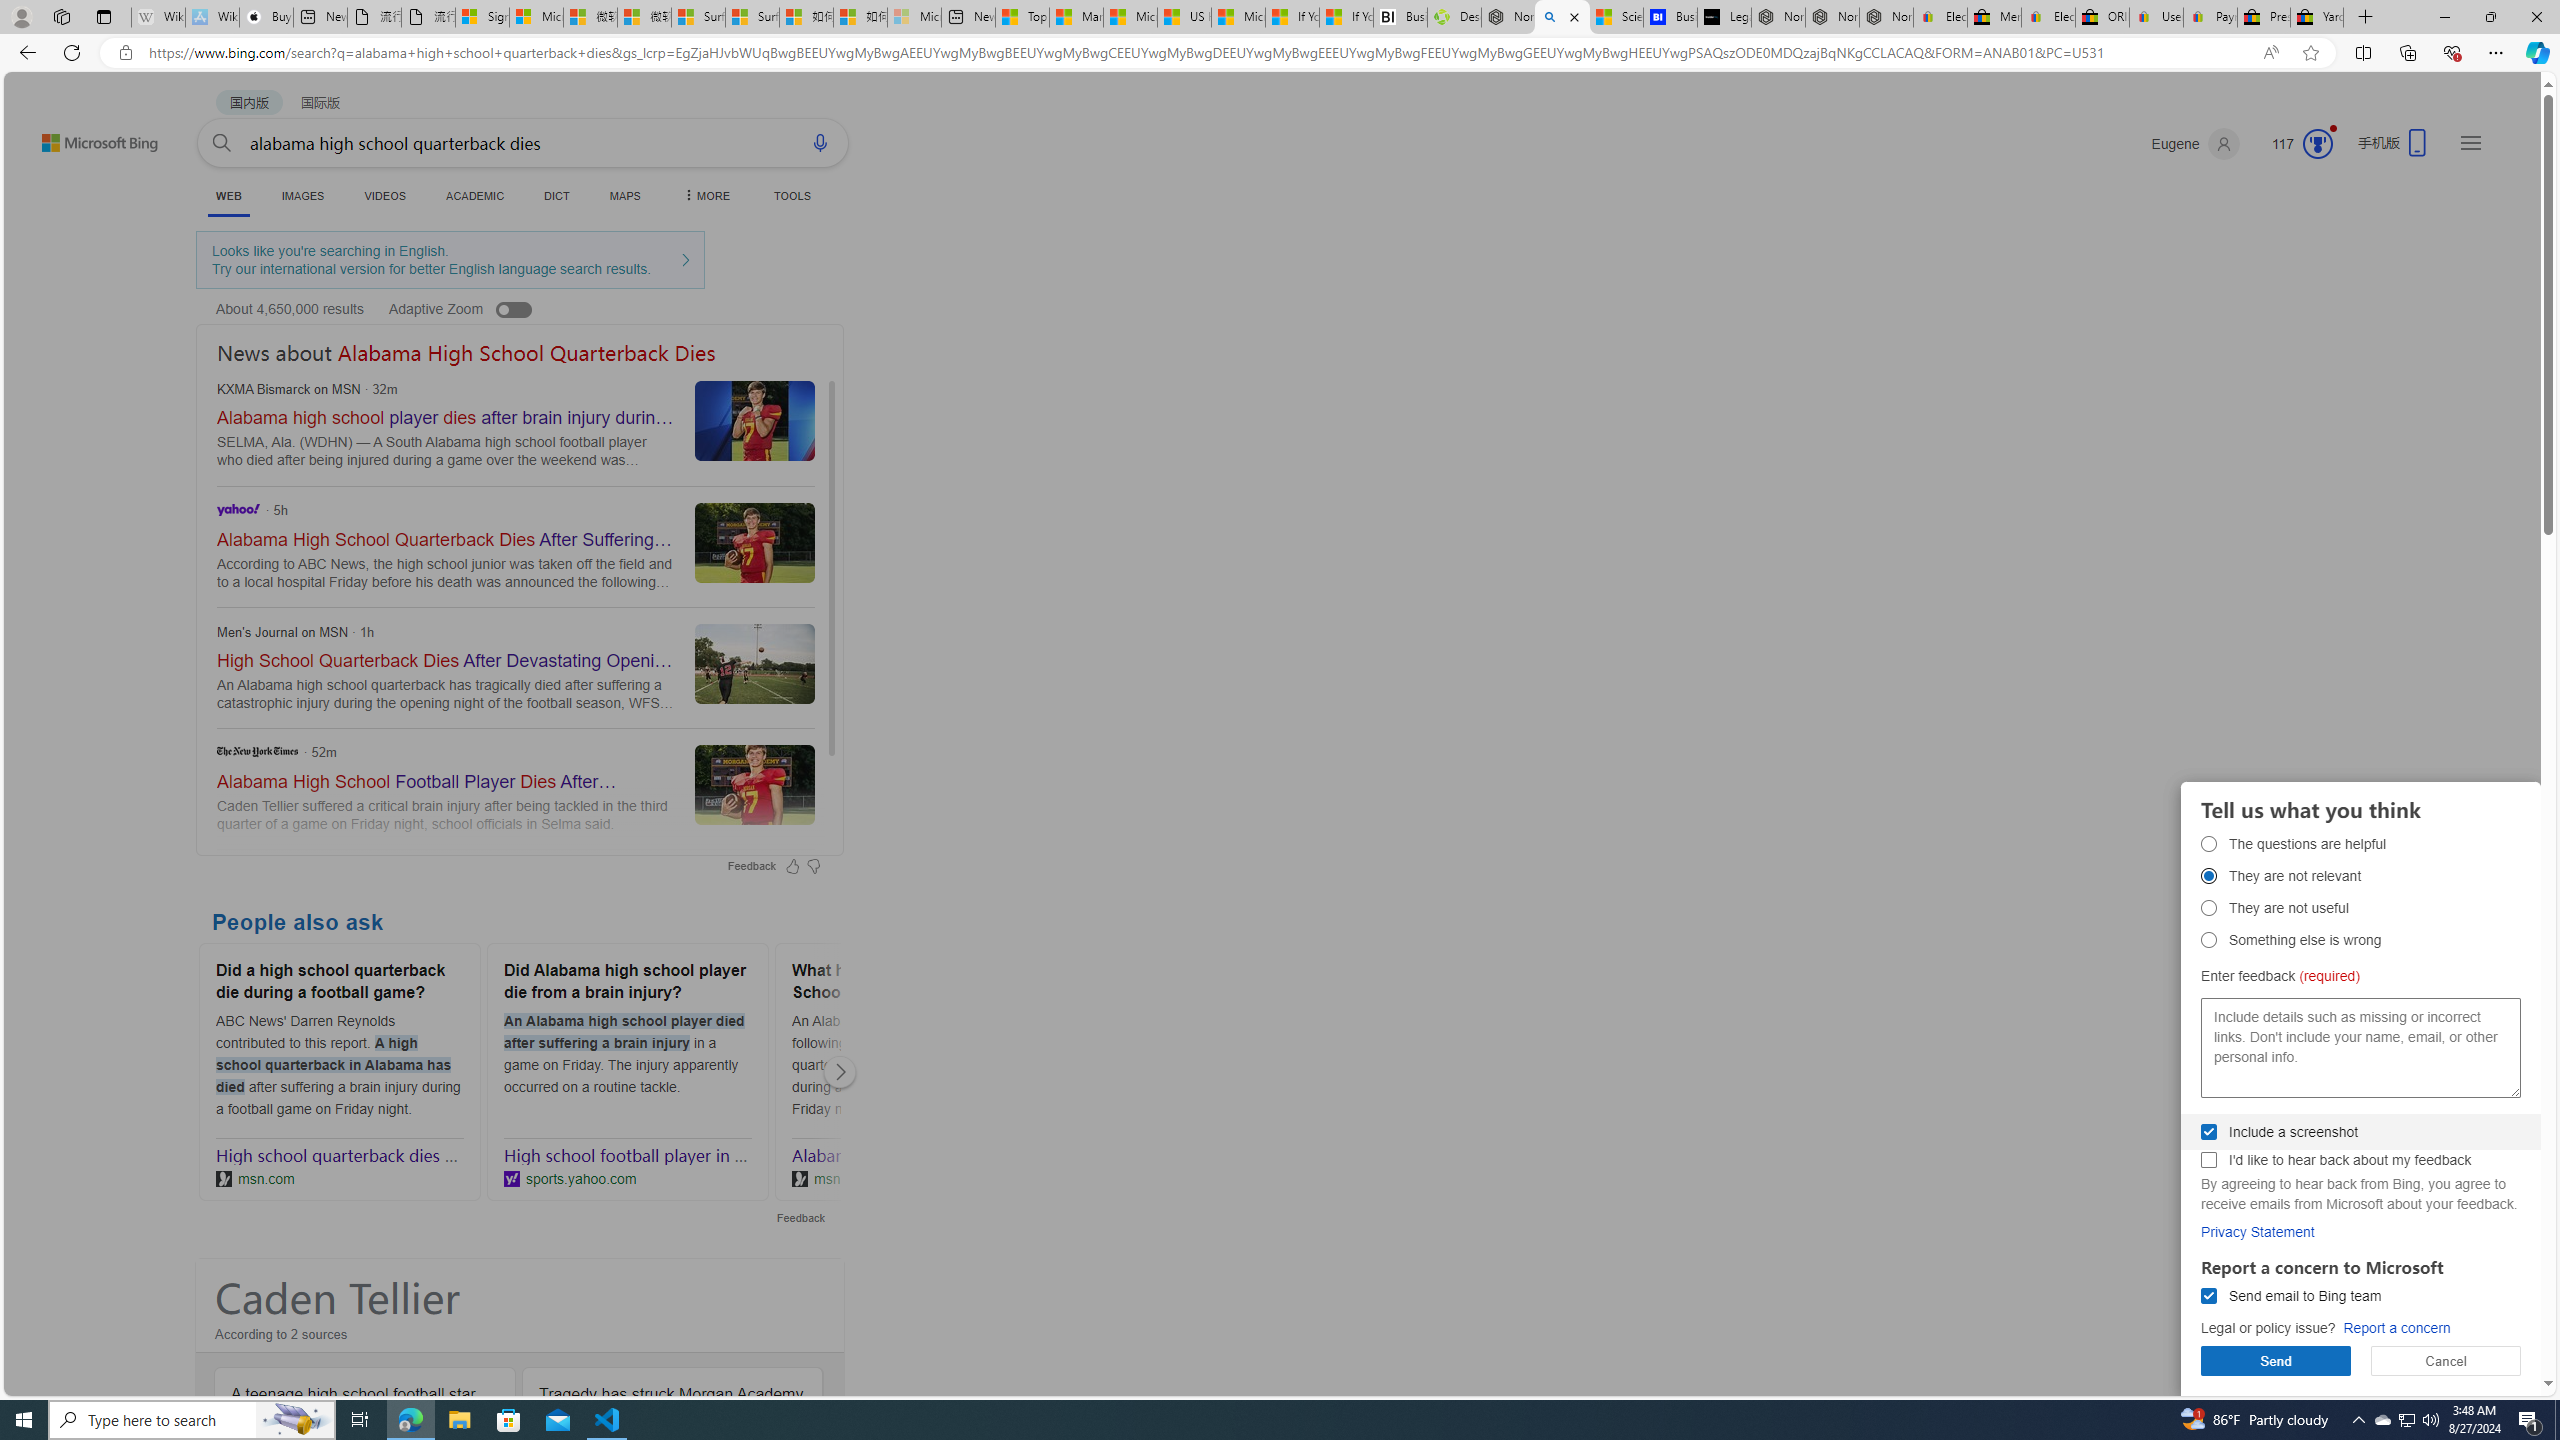  I want to click on 'Microsoft account | Account Checkup - Sleeping', so click(913, 16).